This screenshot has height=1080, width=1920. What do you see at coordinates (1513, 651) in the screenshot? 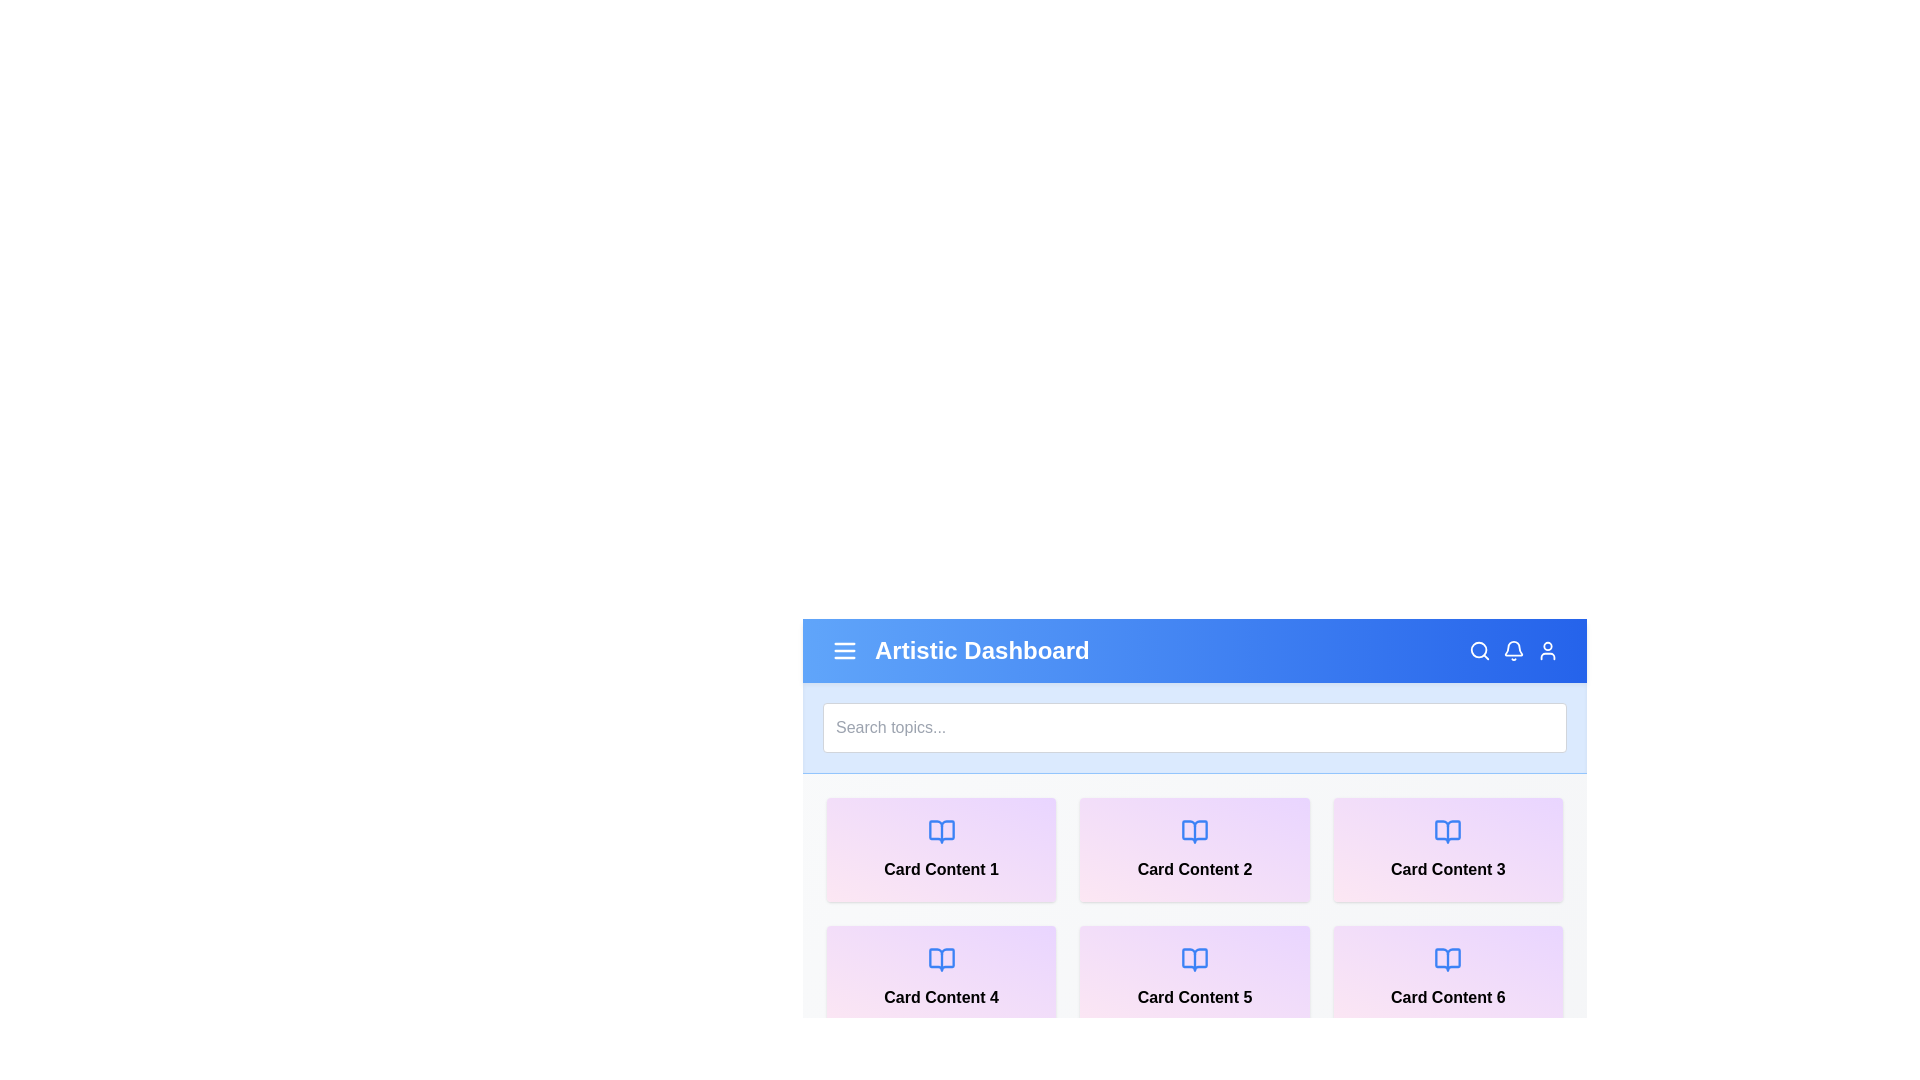
I see `the navigation bar elements: bell_icon` at bounding box center [1513, 651].